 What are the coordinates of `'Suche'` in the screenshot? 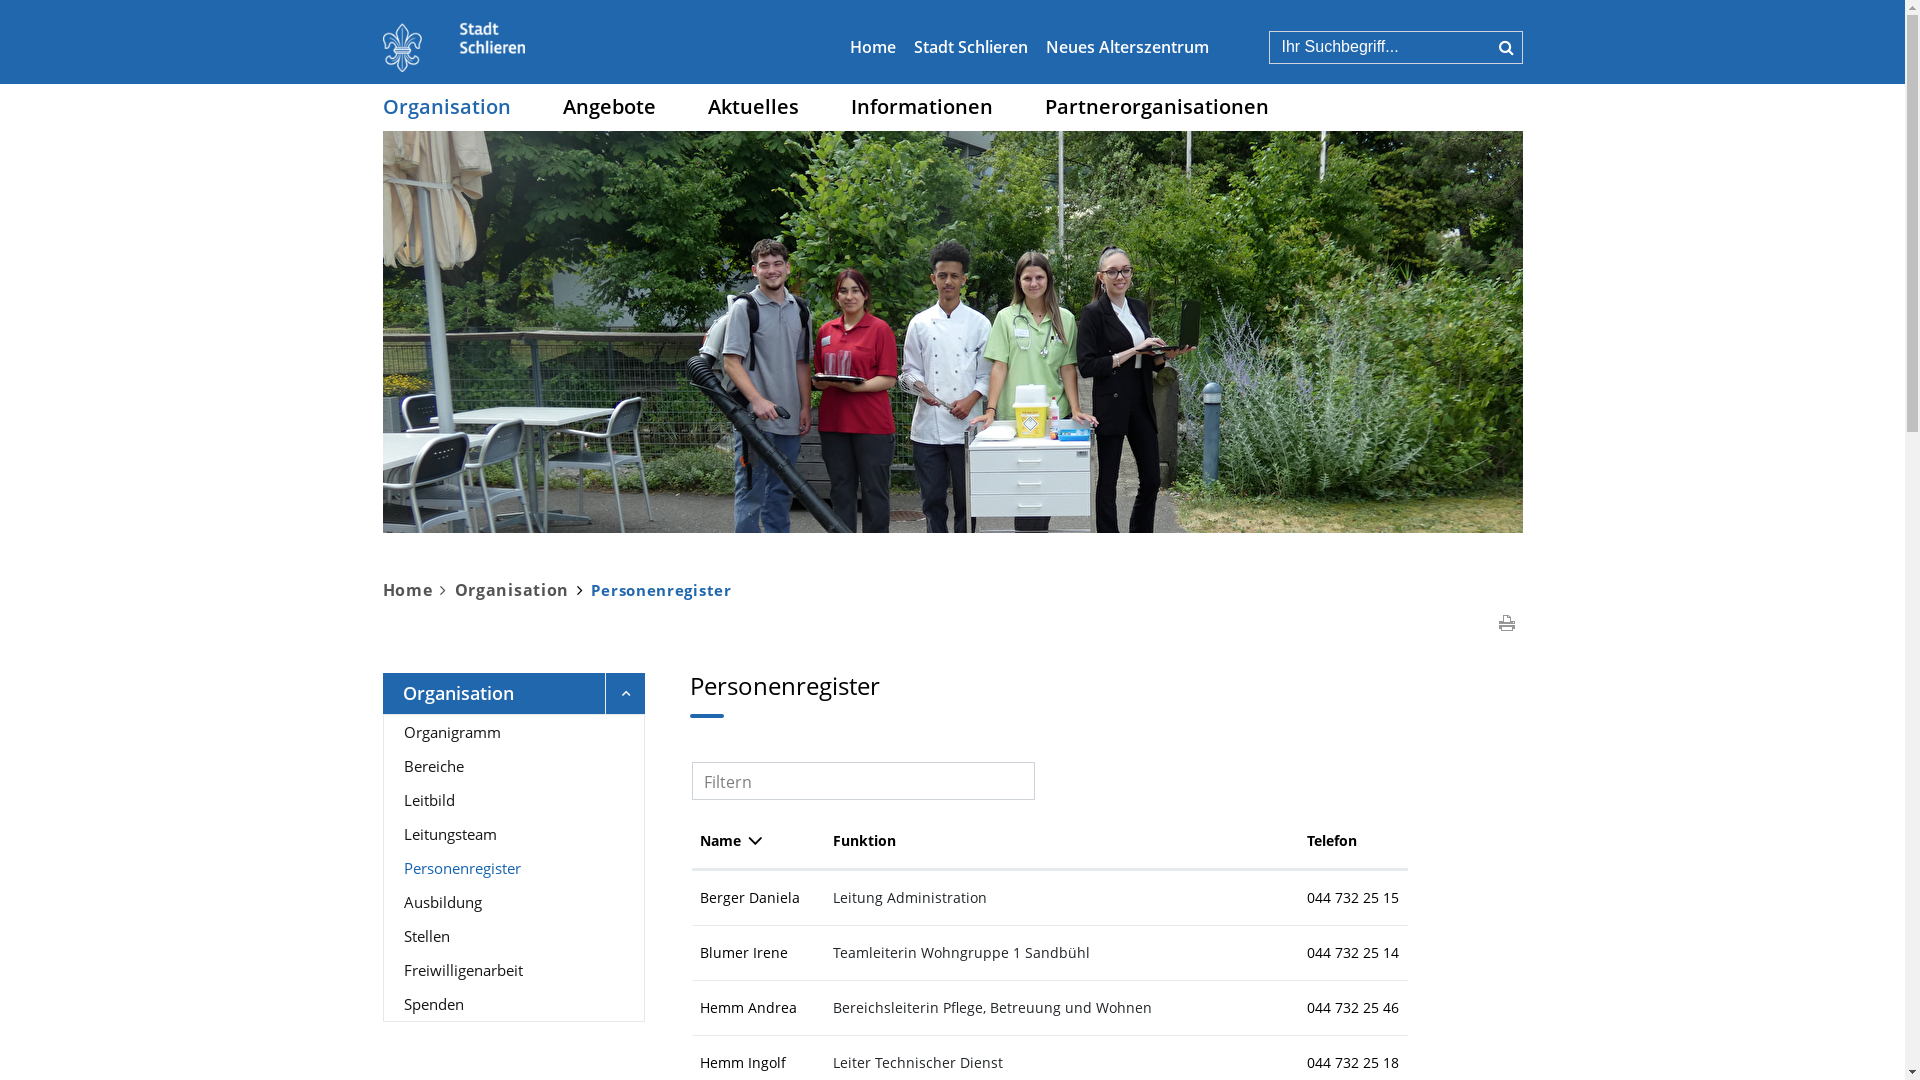 It's located at (1505, 45).